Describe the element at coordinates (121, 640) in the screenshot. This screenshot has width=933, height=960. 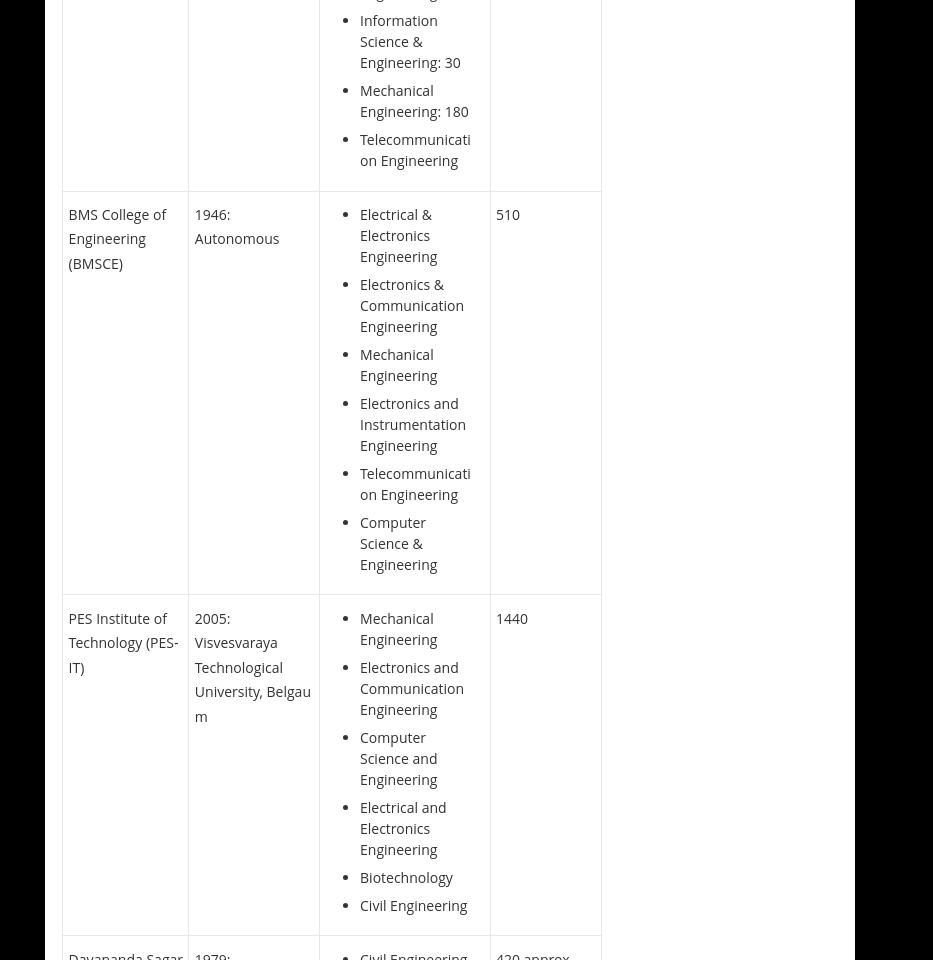
I see `'PES Institute of Technology (PES-IT)'` at that location.